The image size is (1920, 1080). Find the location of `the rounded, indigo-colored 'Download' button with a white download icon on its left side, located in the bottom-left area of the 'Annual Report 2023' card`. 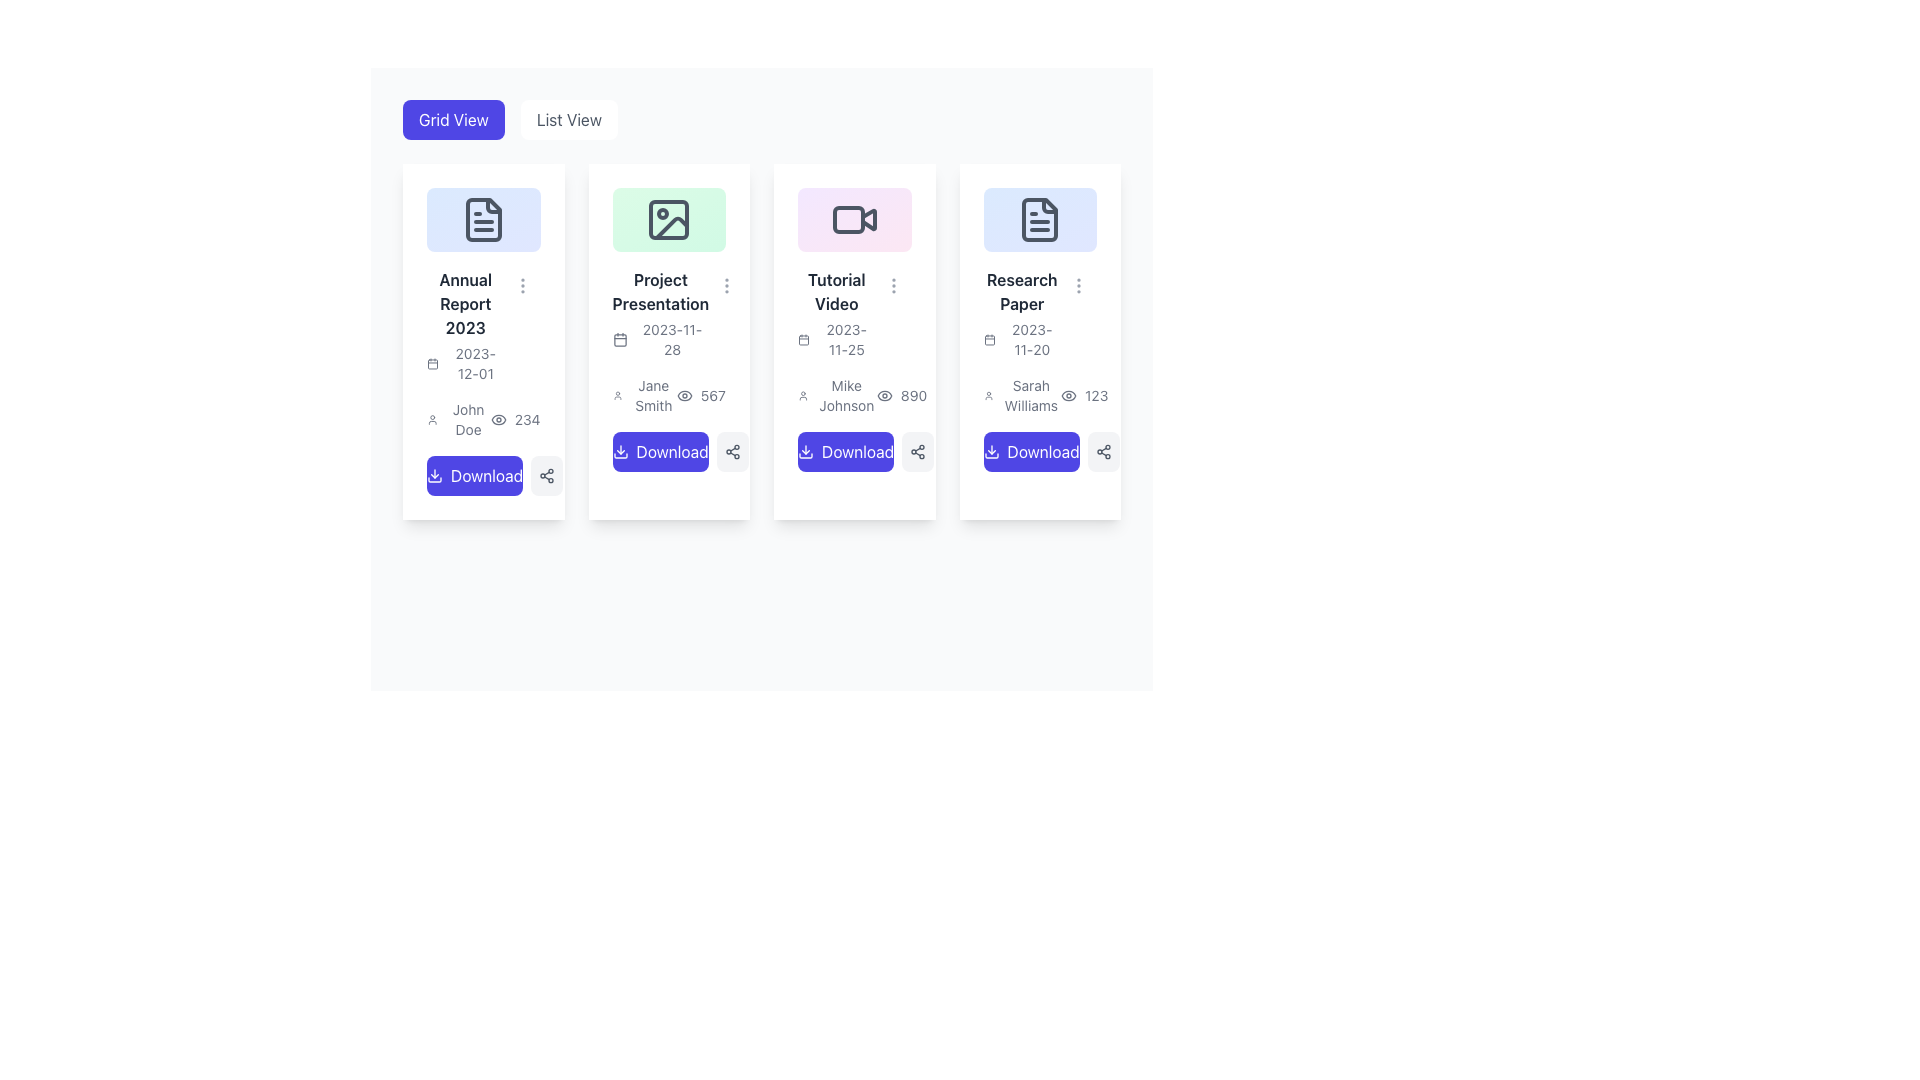

the rounded, indigo-colored 'Download' button with a white download icon on its left side, located in the bottom-left area of the 'Annual Report 2023' card is located at coordinates (474, 475).